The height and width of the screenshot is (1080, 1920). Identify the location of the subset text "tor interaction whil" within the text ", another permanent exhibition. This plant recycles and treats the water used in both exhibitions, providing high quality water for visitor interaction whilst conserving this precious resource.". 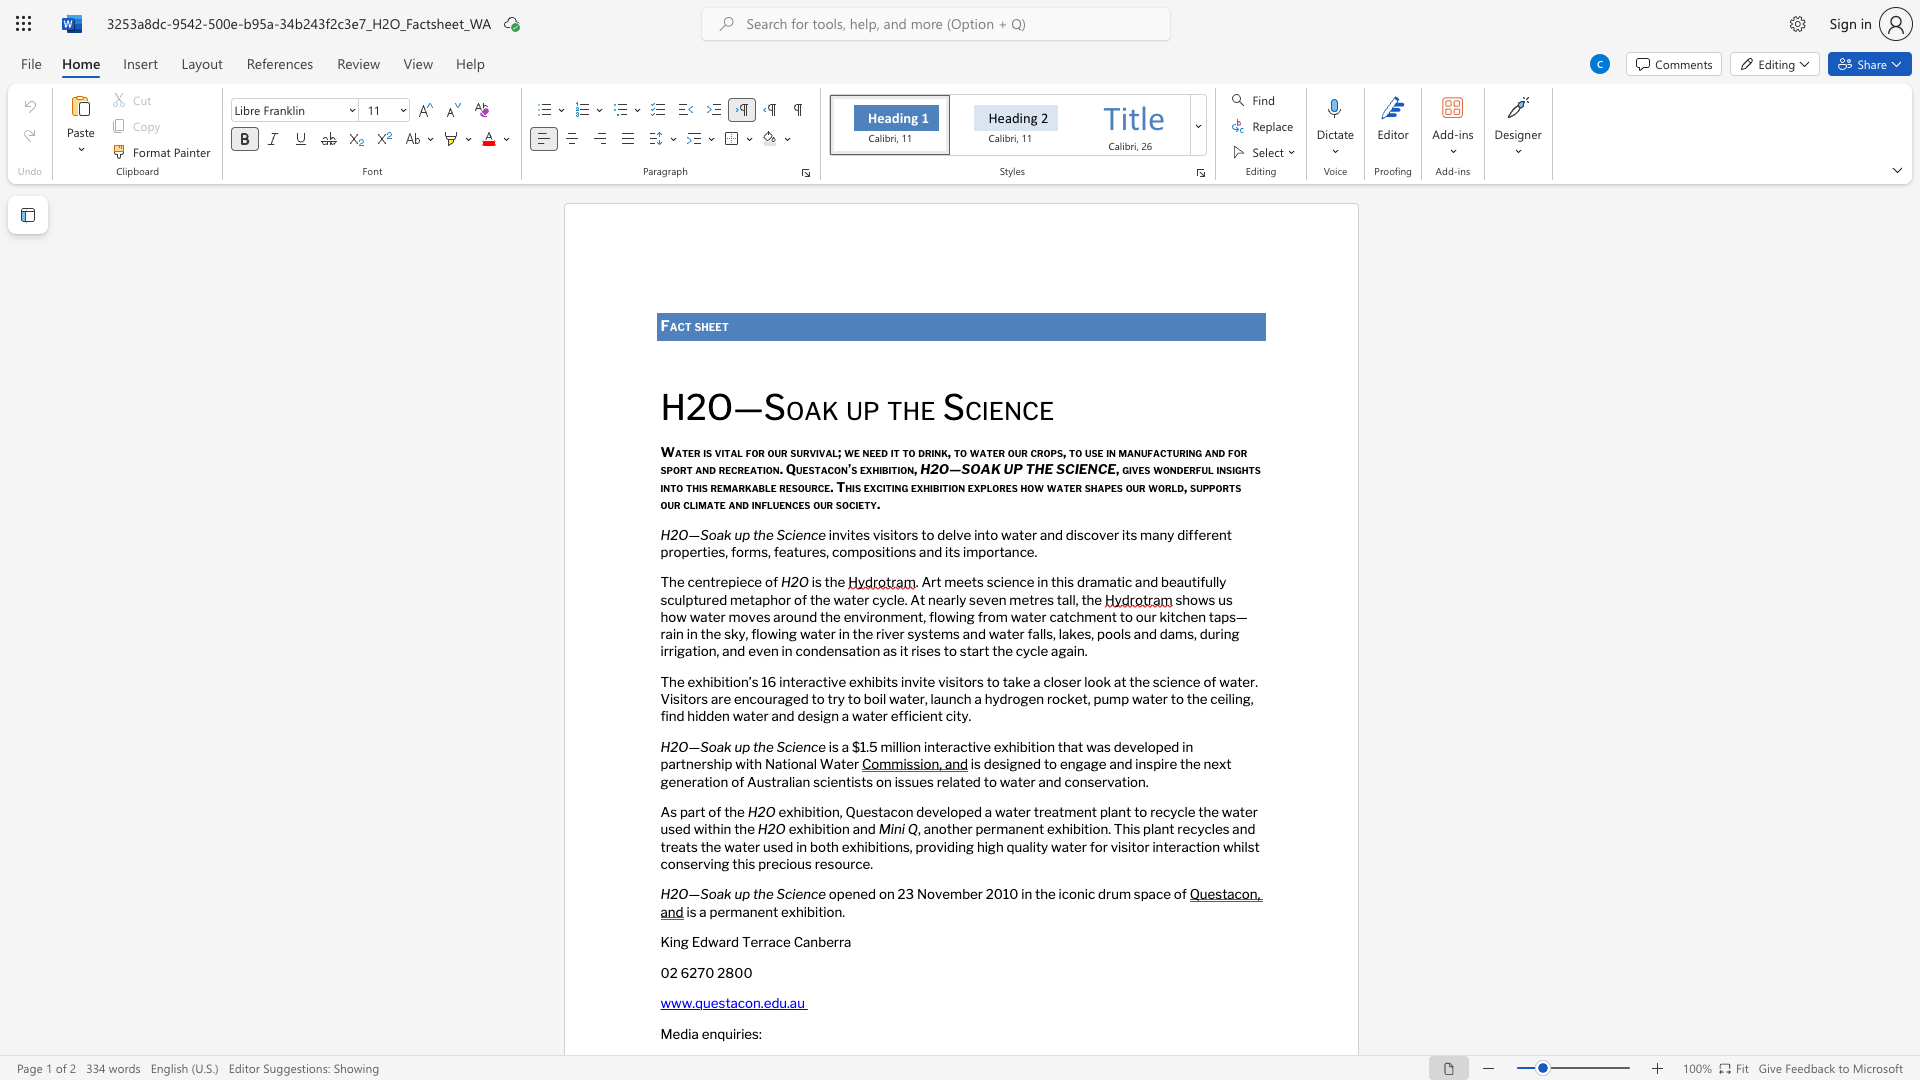
(1131, 846).